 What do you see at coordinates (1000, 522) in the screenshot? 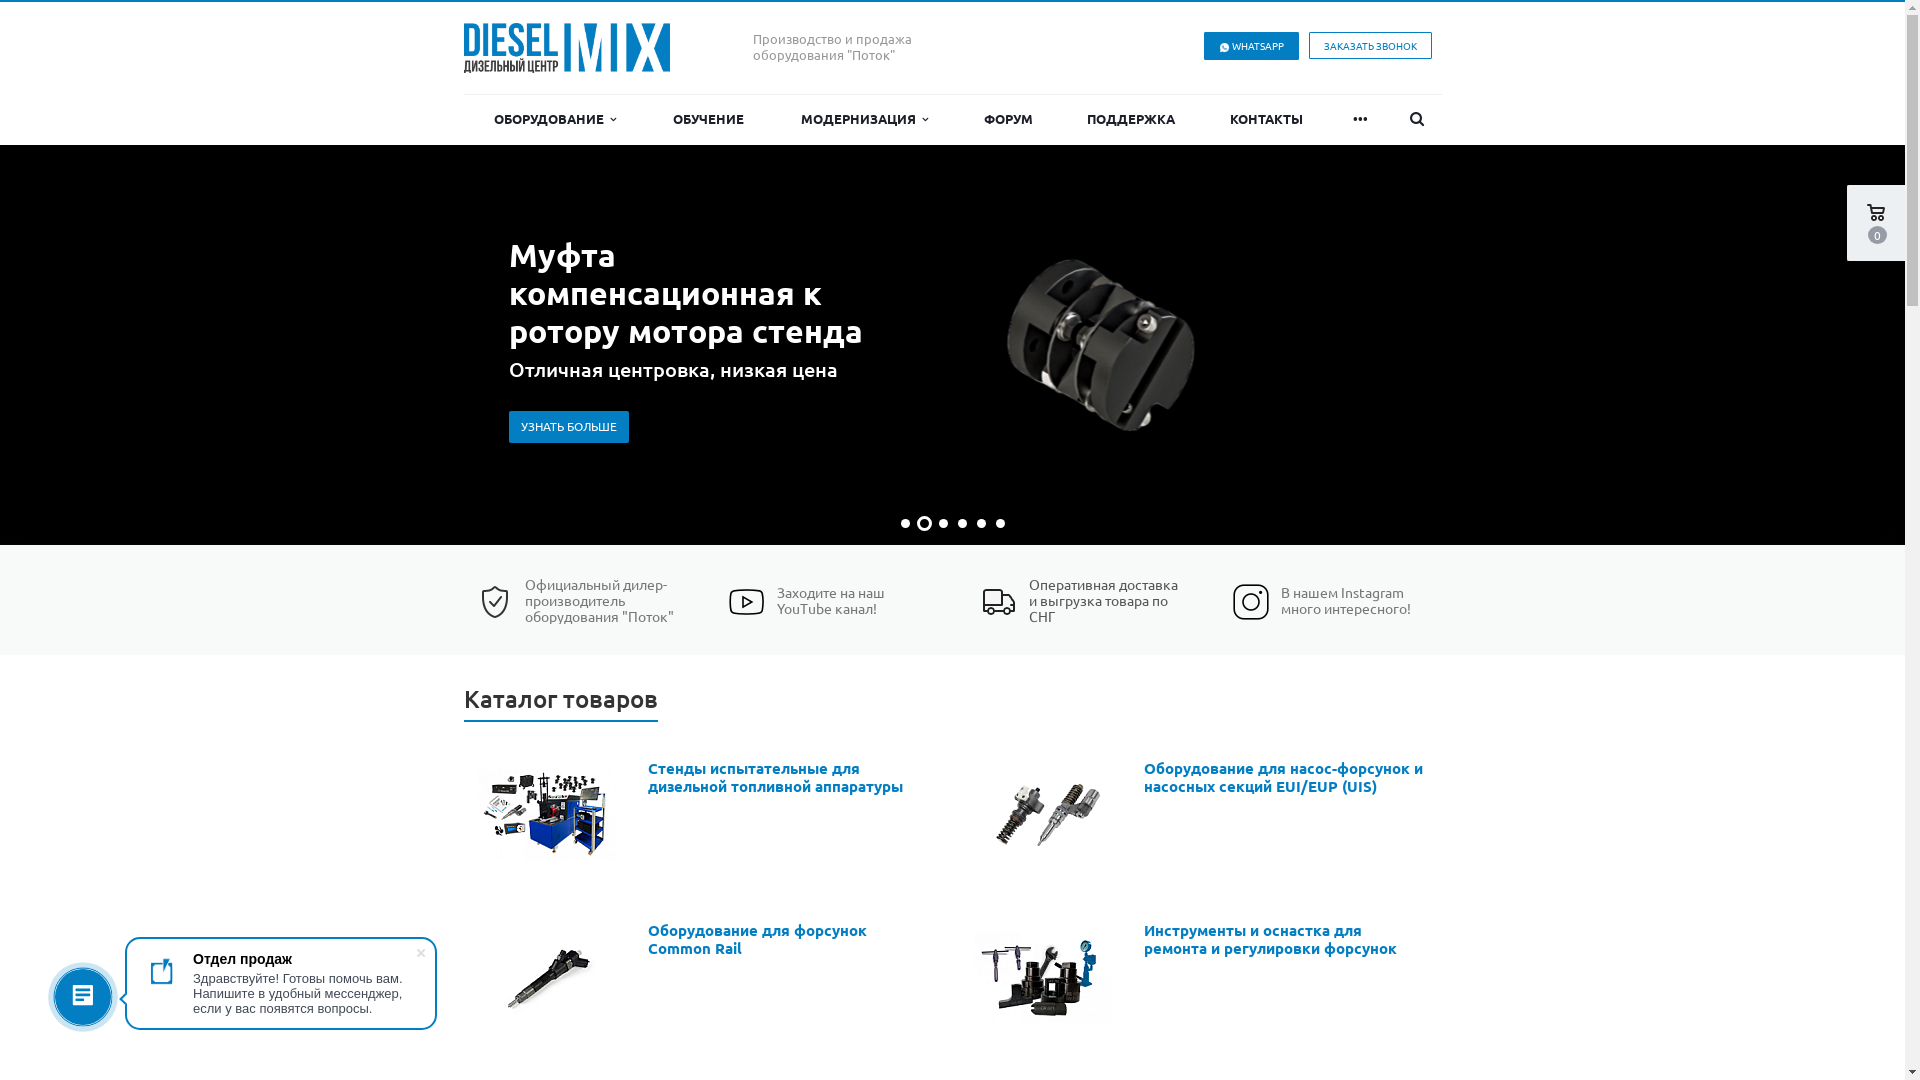
I see `'6'` at bounding box center [1000, 522].